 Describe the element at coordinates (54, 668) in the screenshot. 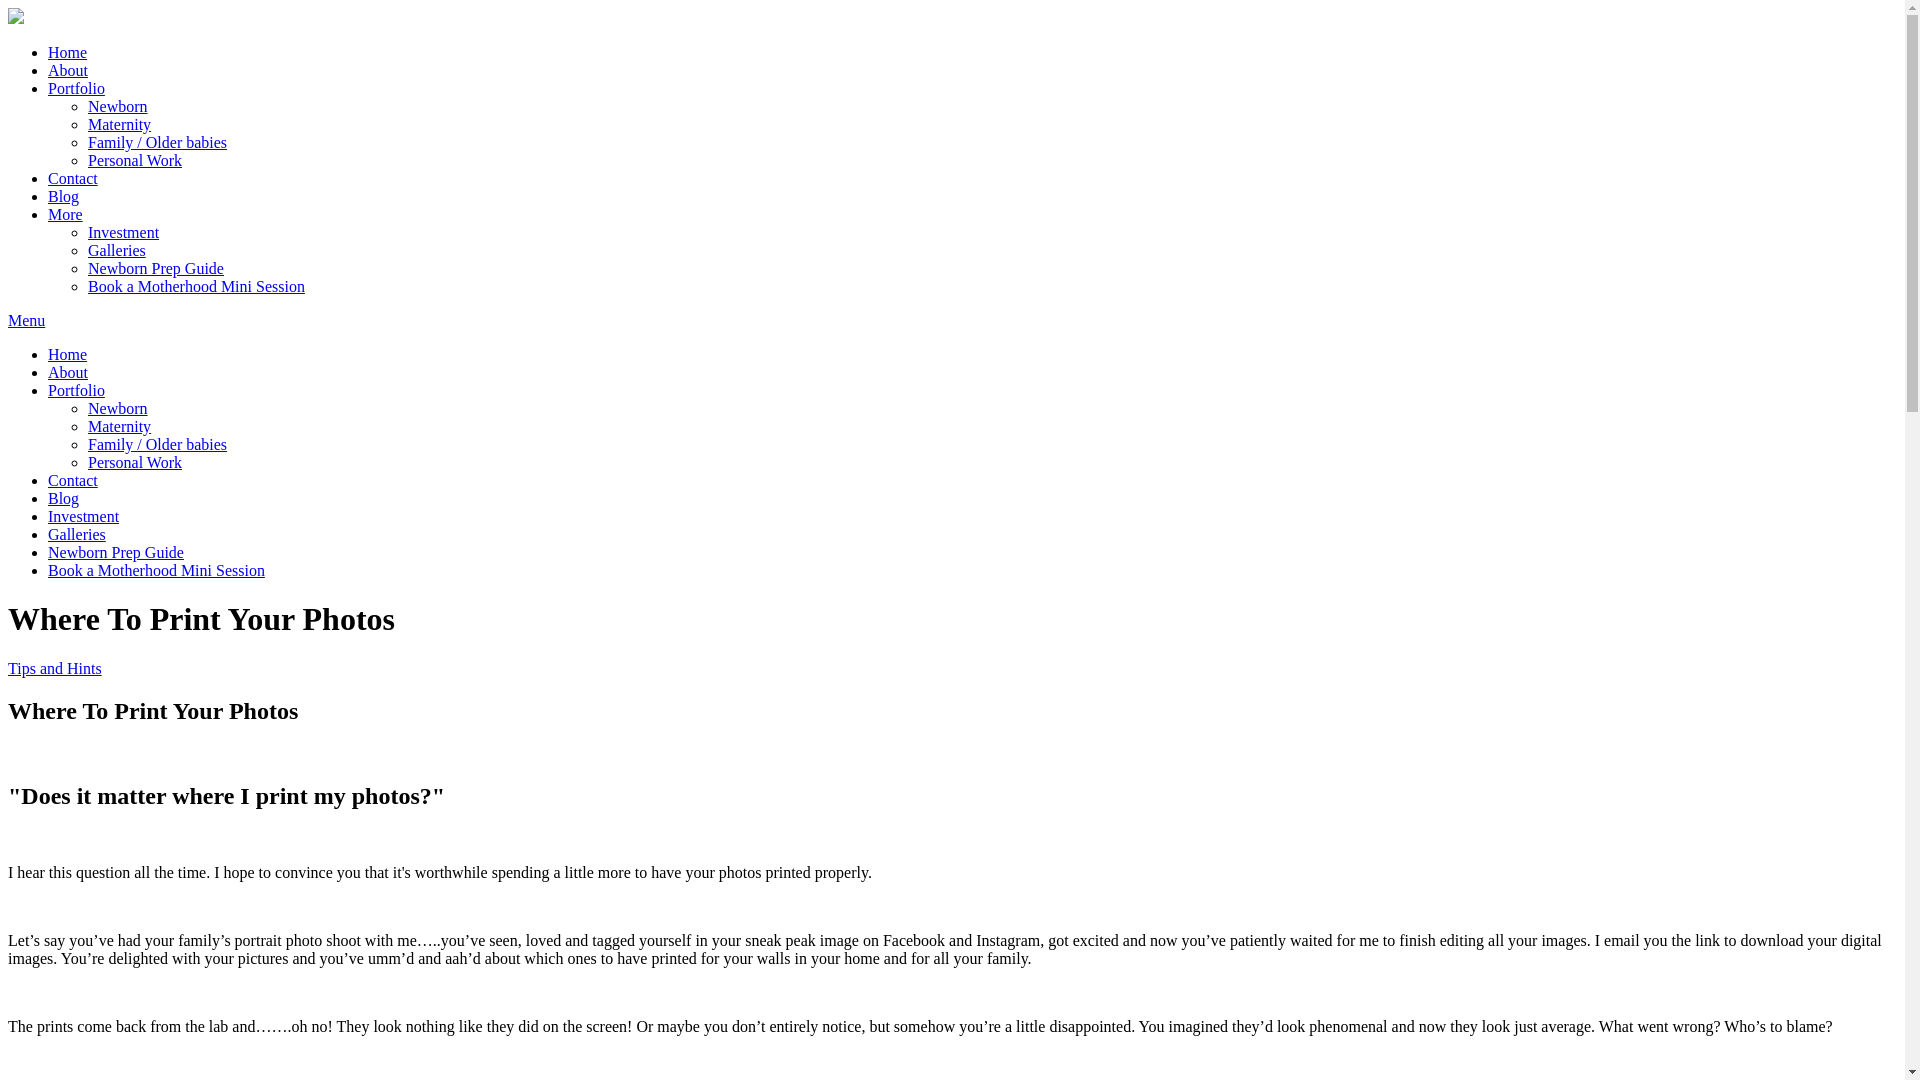

I see `'Tips and Hints'` at that location.